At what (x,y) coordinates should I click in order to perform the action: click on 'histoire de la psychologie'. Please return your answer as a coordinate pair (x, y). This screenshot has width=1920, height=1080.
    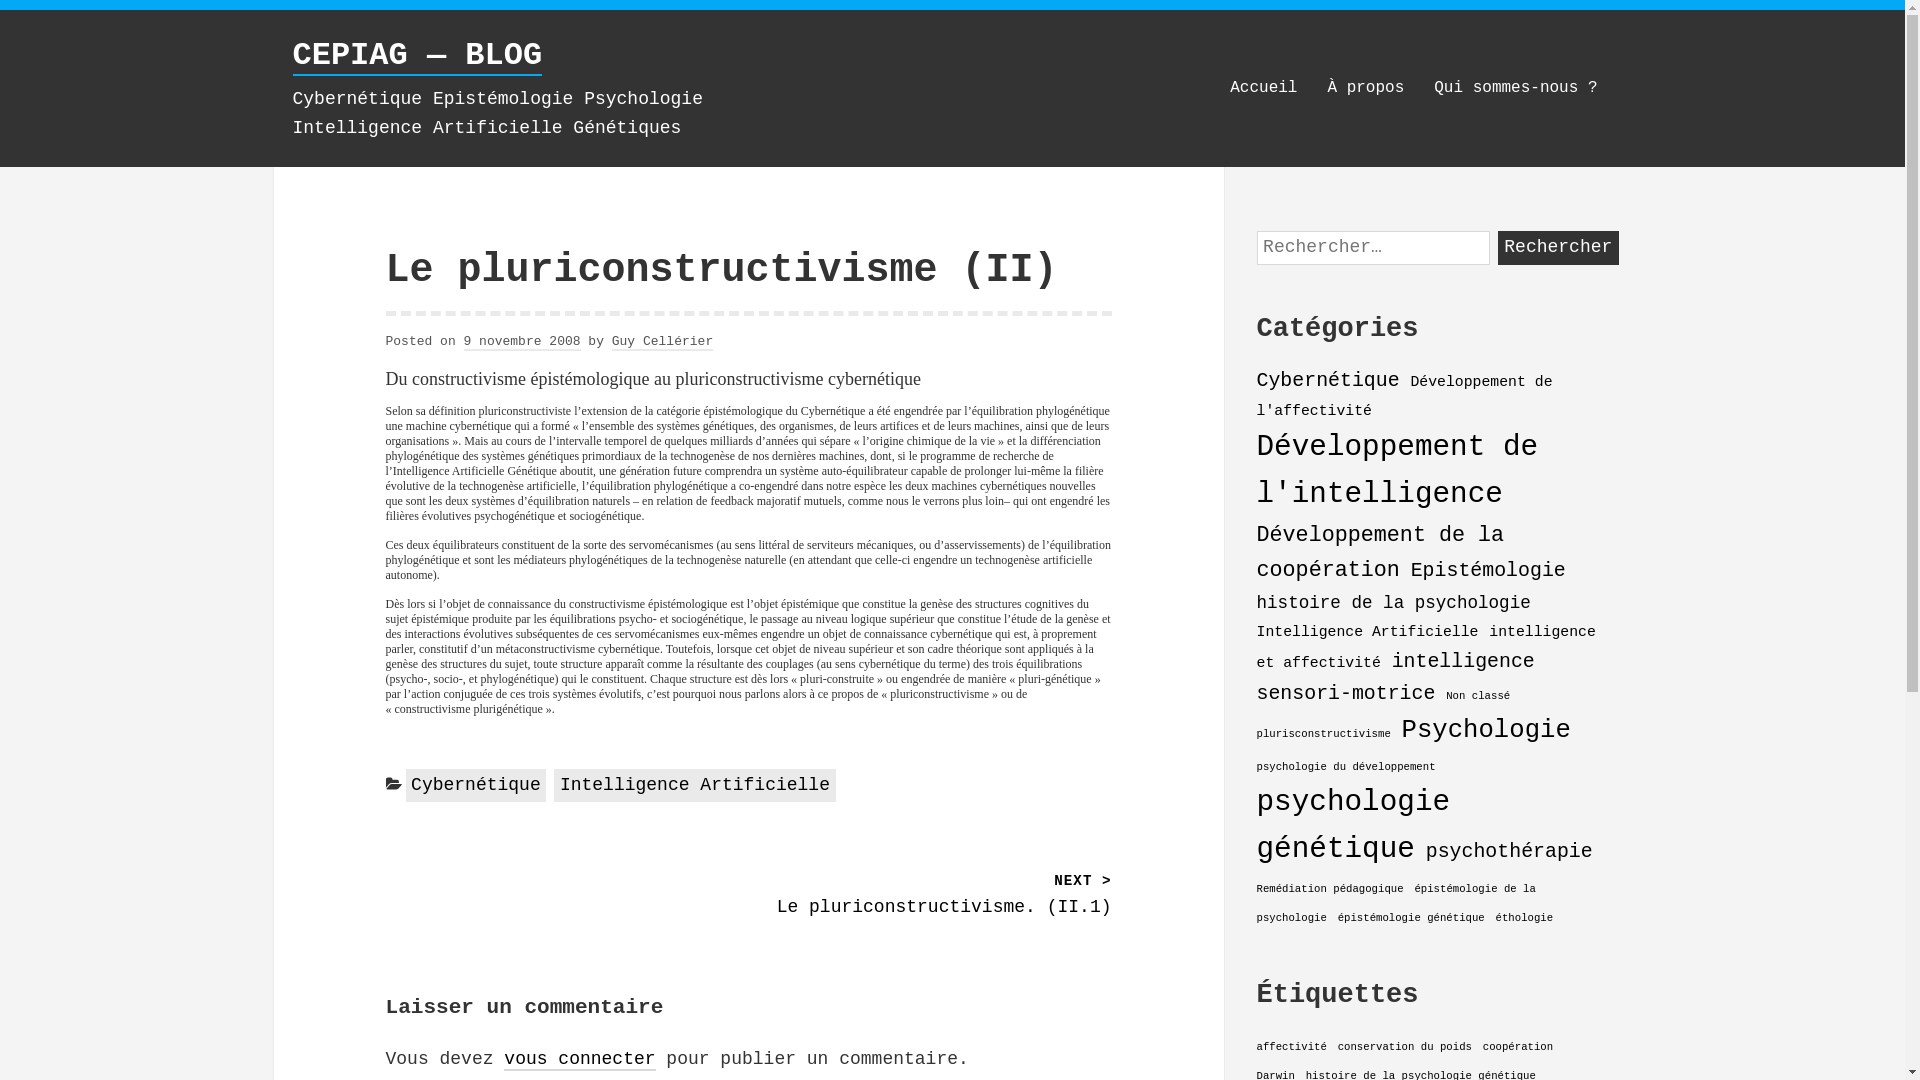
    Looking at the image, I should click on (1391, 601).